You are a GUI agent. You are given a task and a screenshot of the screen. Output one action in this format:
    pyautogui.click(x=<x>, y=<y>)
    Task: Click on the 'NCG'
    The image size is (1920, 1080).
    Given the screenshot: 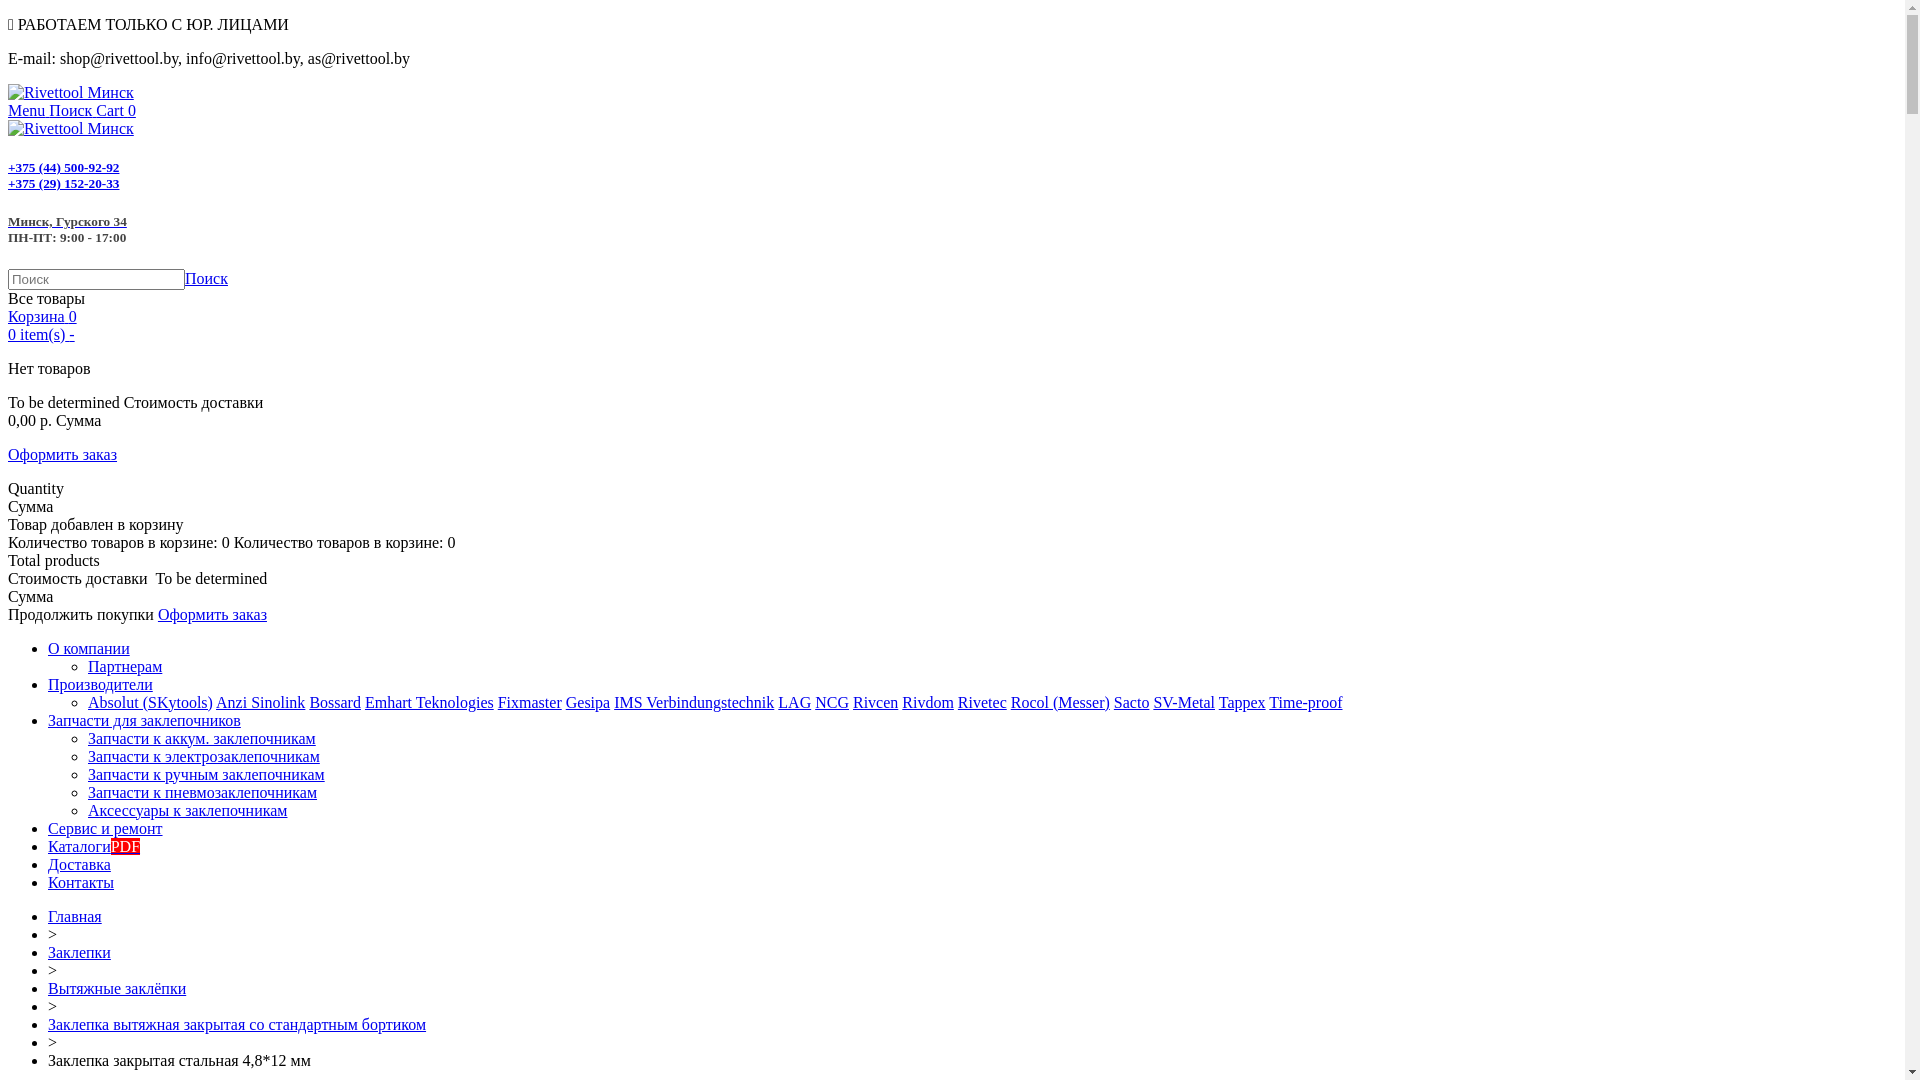 What is the action you would take?
    pyautogui.click(x=831, y=701)
    